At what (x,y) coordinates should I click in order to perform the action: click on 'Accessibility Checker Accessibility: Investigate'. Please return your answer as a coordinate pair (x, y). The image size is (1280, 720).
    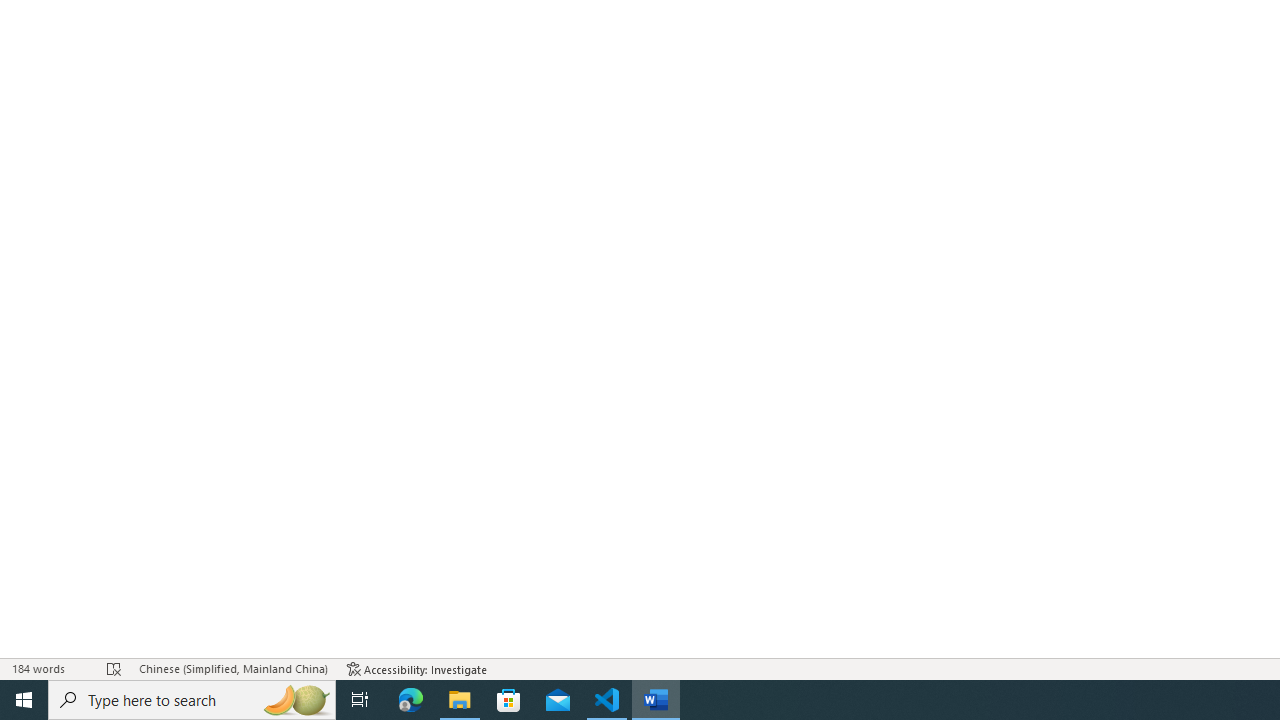
    Looking at the image, I should click on (416, 669).